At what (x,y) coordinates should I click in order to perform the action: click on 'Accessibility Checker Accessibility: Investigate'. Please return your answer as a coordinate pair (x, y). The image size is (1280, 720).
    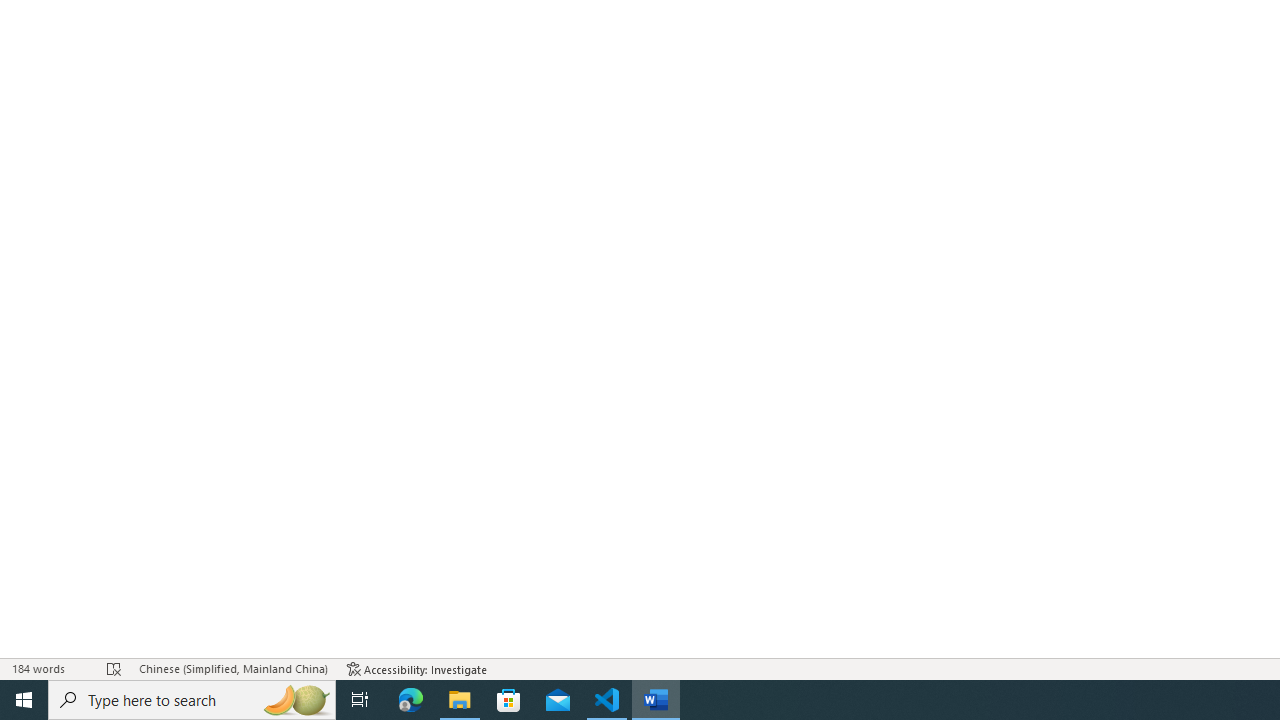
    Looking at the image, I should click on (416, 669).